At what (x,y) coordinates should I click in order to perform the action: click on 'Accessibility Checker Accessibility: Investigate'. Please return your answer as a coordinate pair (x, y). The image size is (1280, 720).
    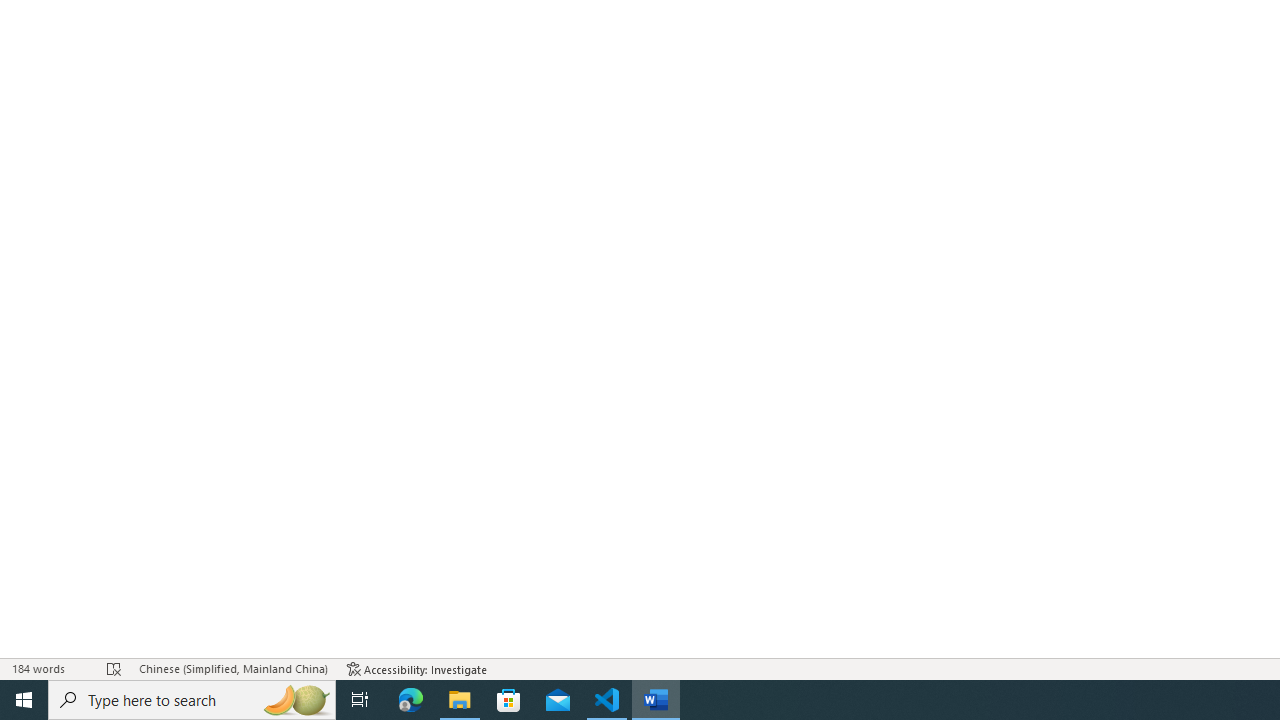
    Looking at the image, I should click on (416, 669).